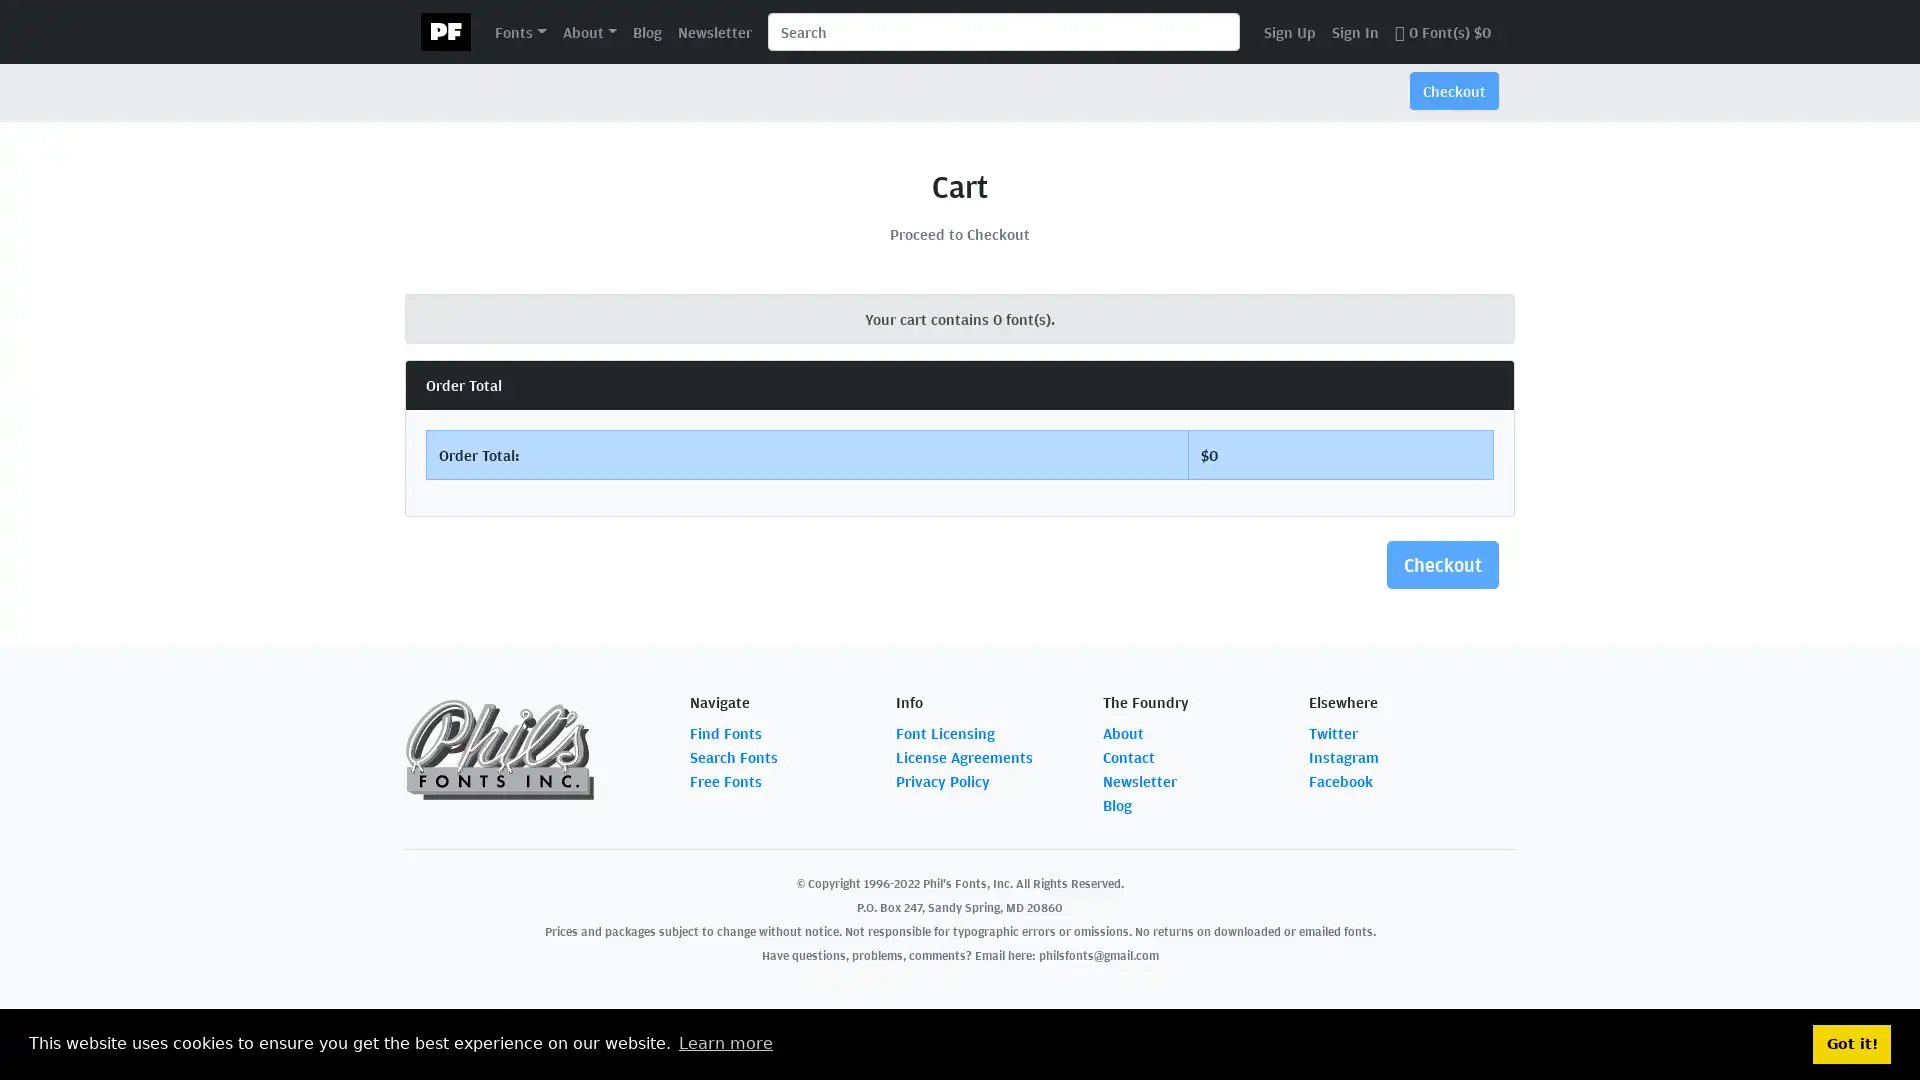 This screenshot has height=1080, width=1920. I want to click on Checkout, so click(1443, 564).